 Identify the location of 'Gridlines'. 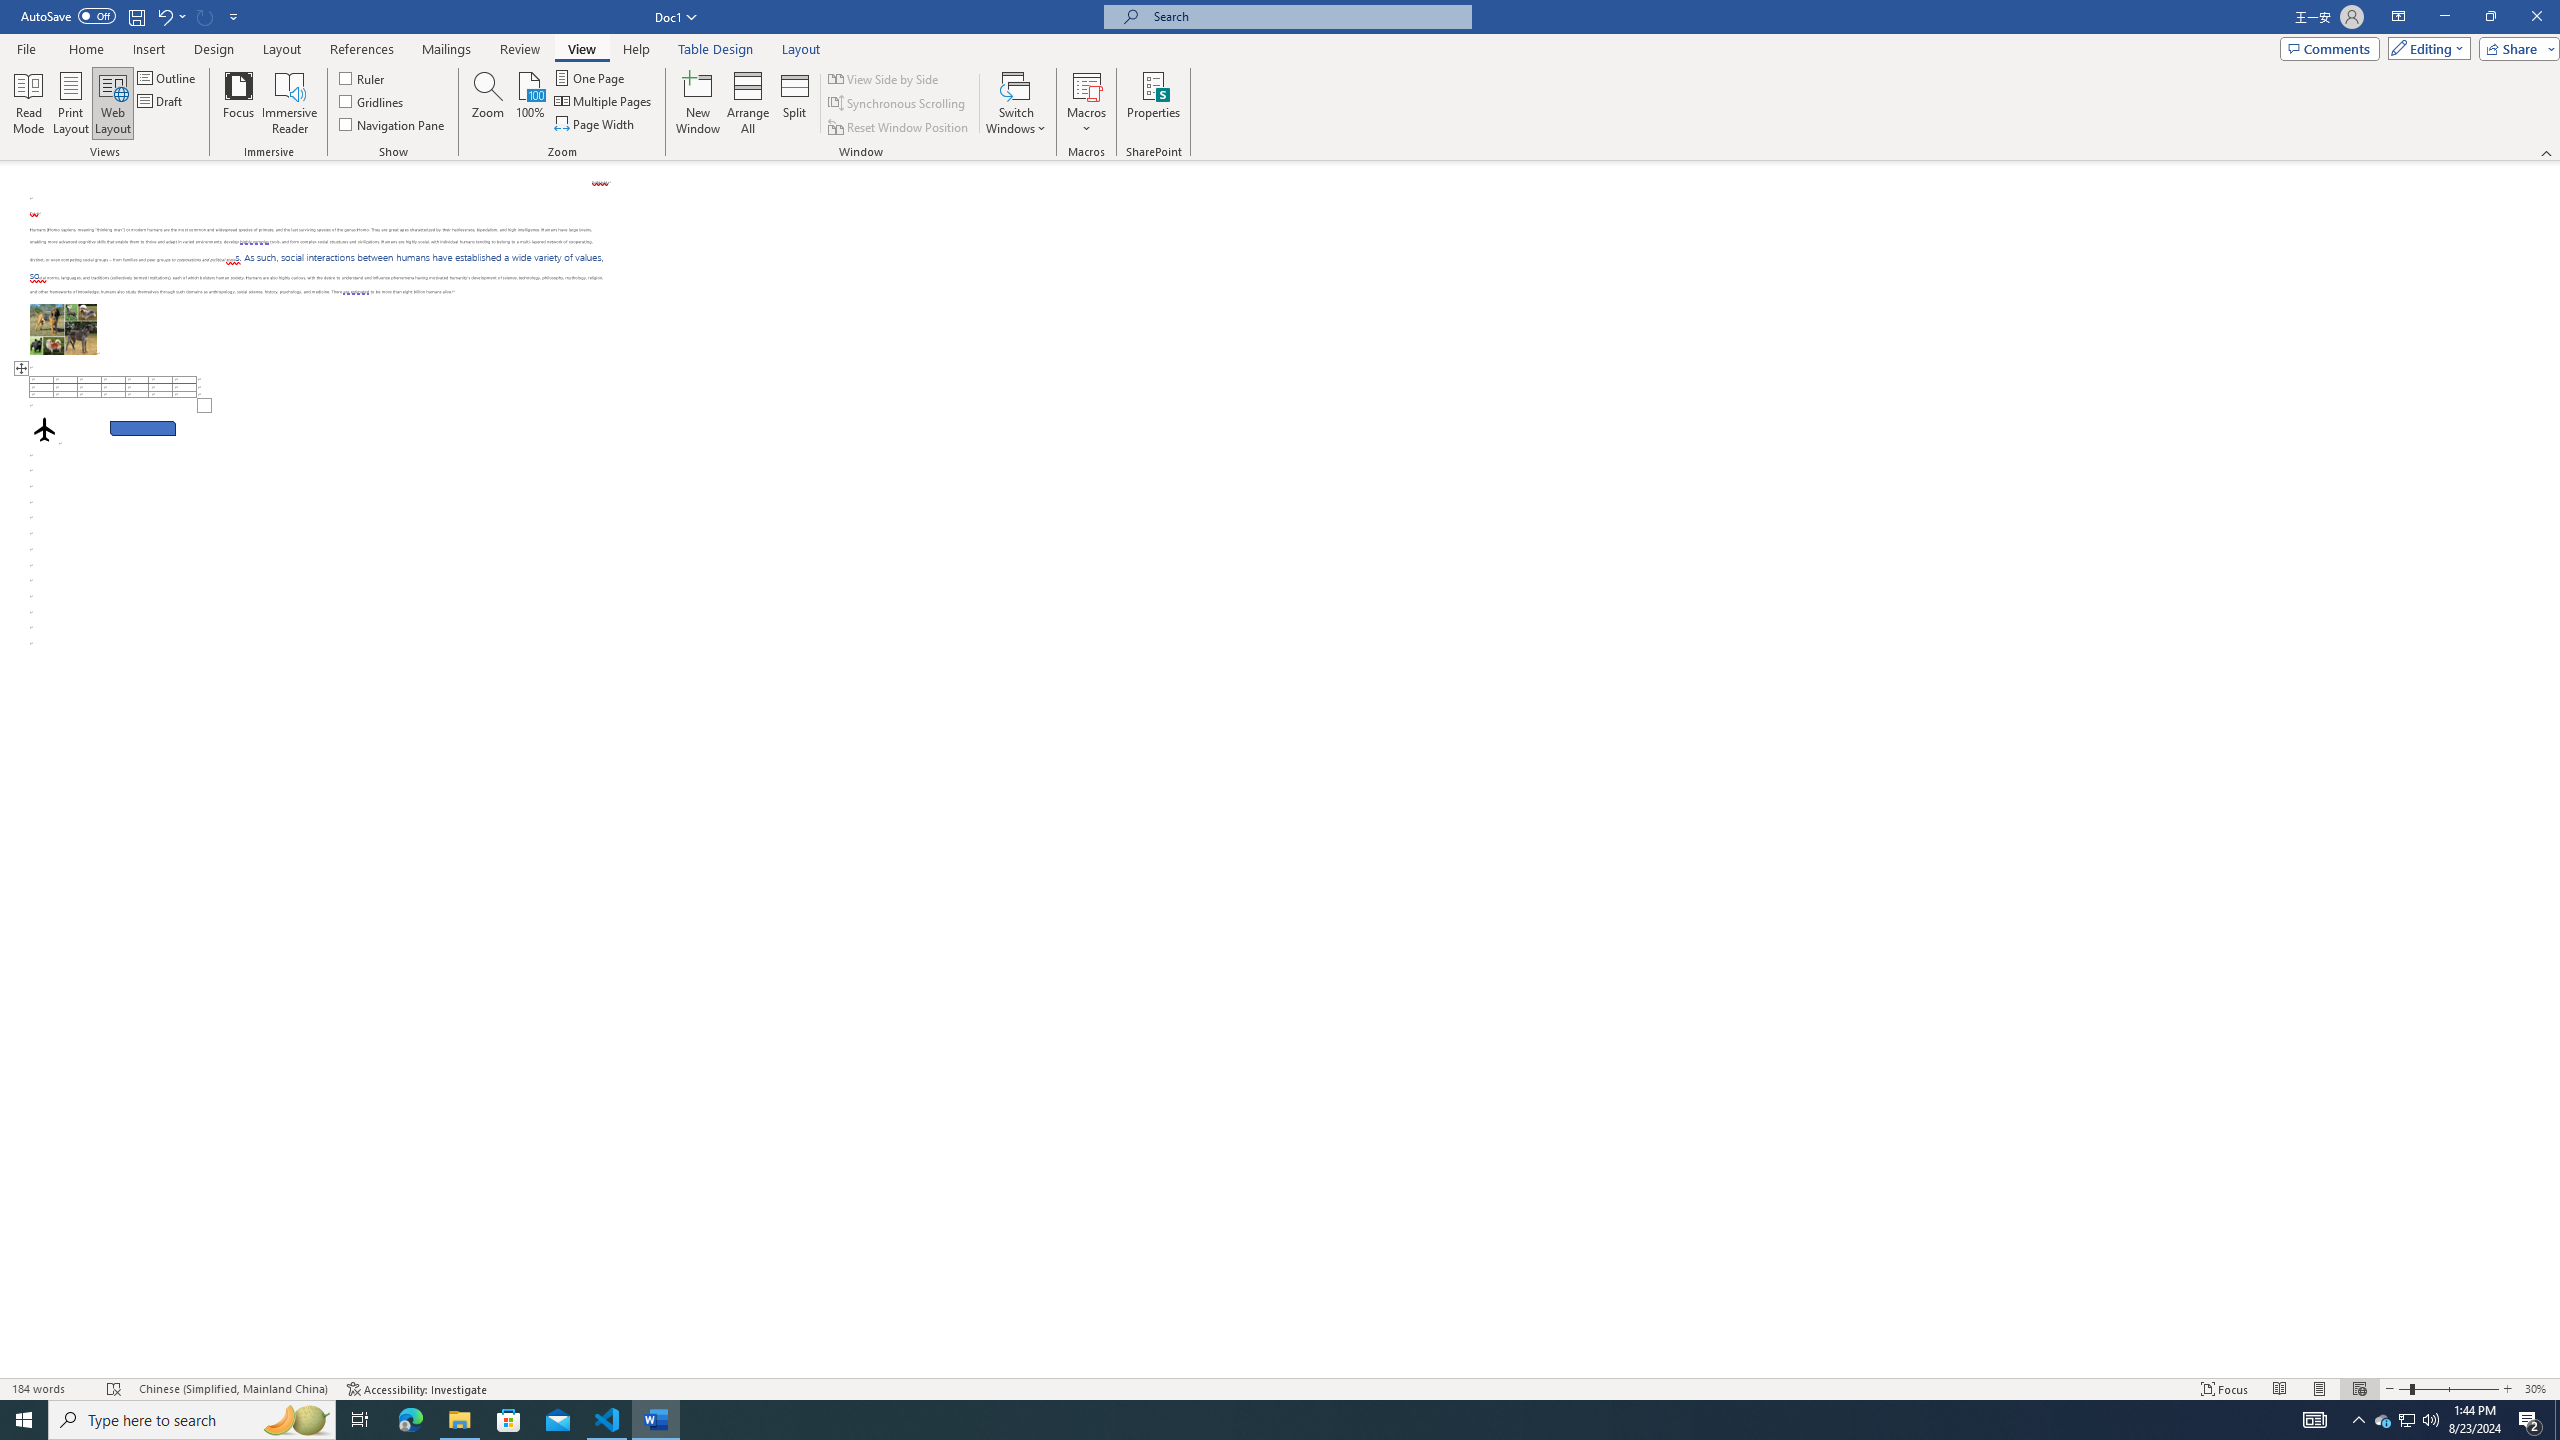
(371, 99).